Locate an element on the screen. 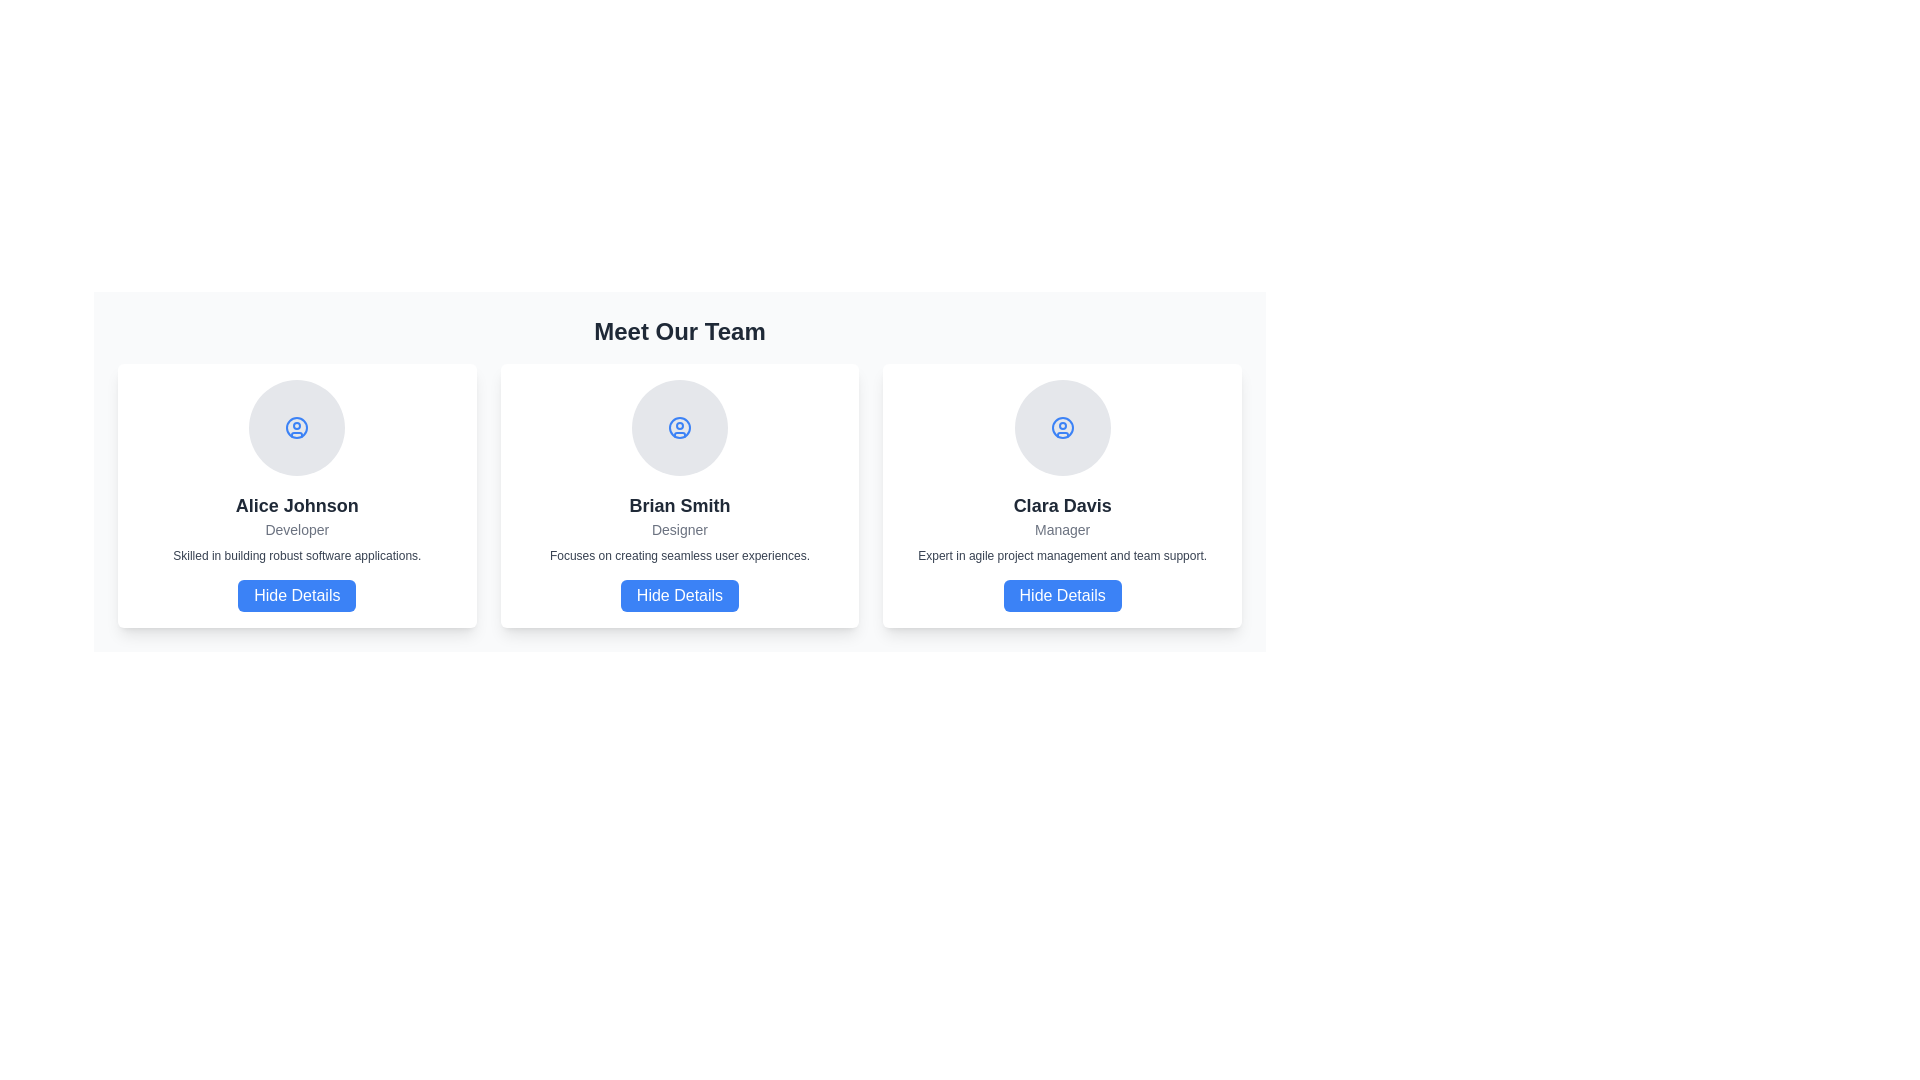 Image resolution: width=1920 pixels, height=1080 pixels. the bold text element reading 'Alice Johnson', which is positioned below a circular avatar and above the smaller text 'Developer' in the leftmost card of three cards is located at coordinates (296, 504).